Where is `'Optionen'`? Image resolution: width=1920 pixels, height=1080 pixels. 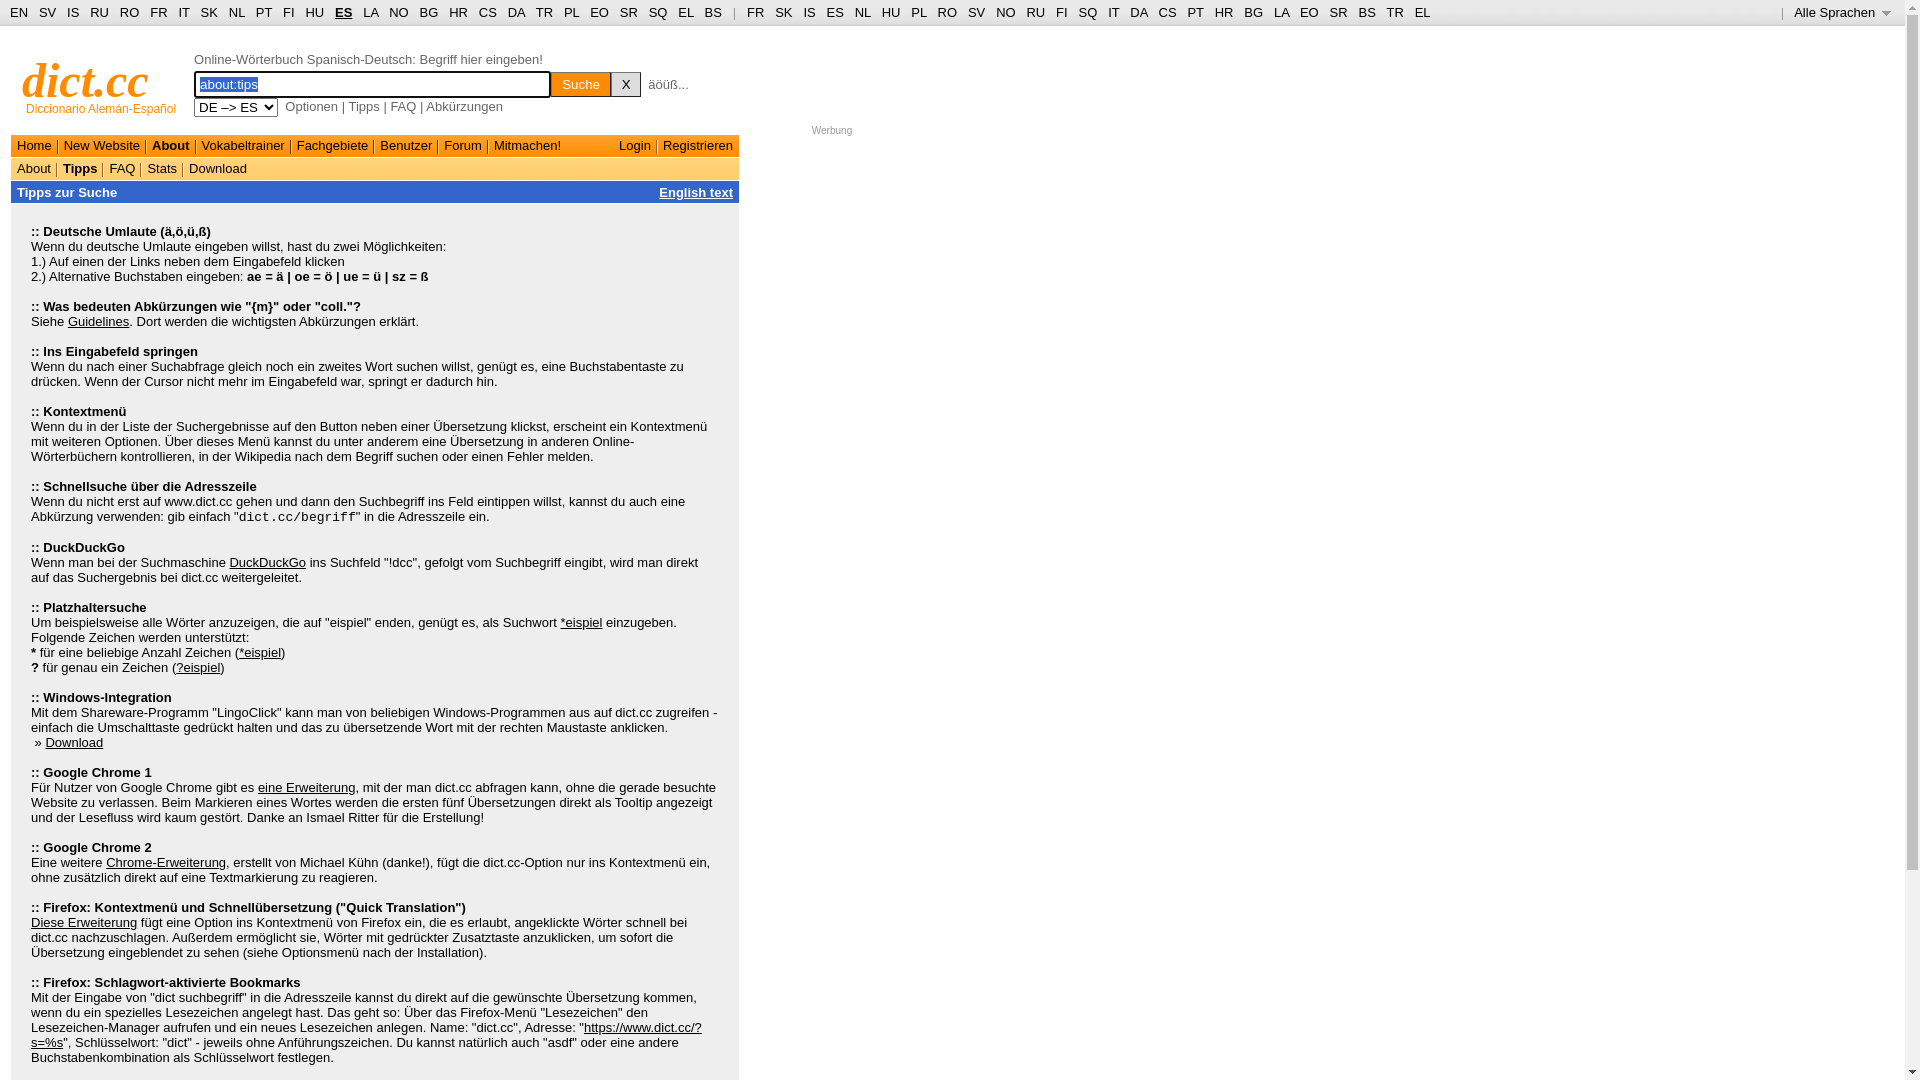 'Optionen' is located at coordinates (310, 106).